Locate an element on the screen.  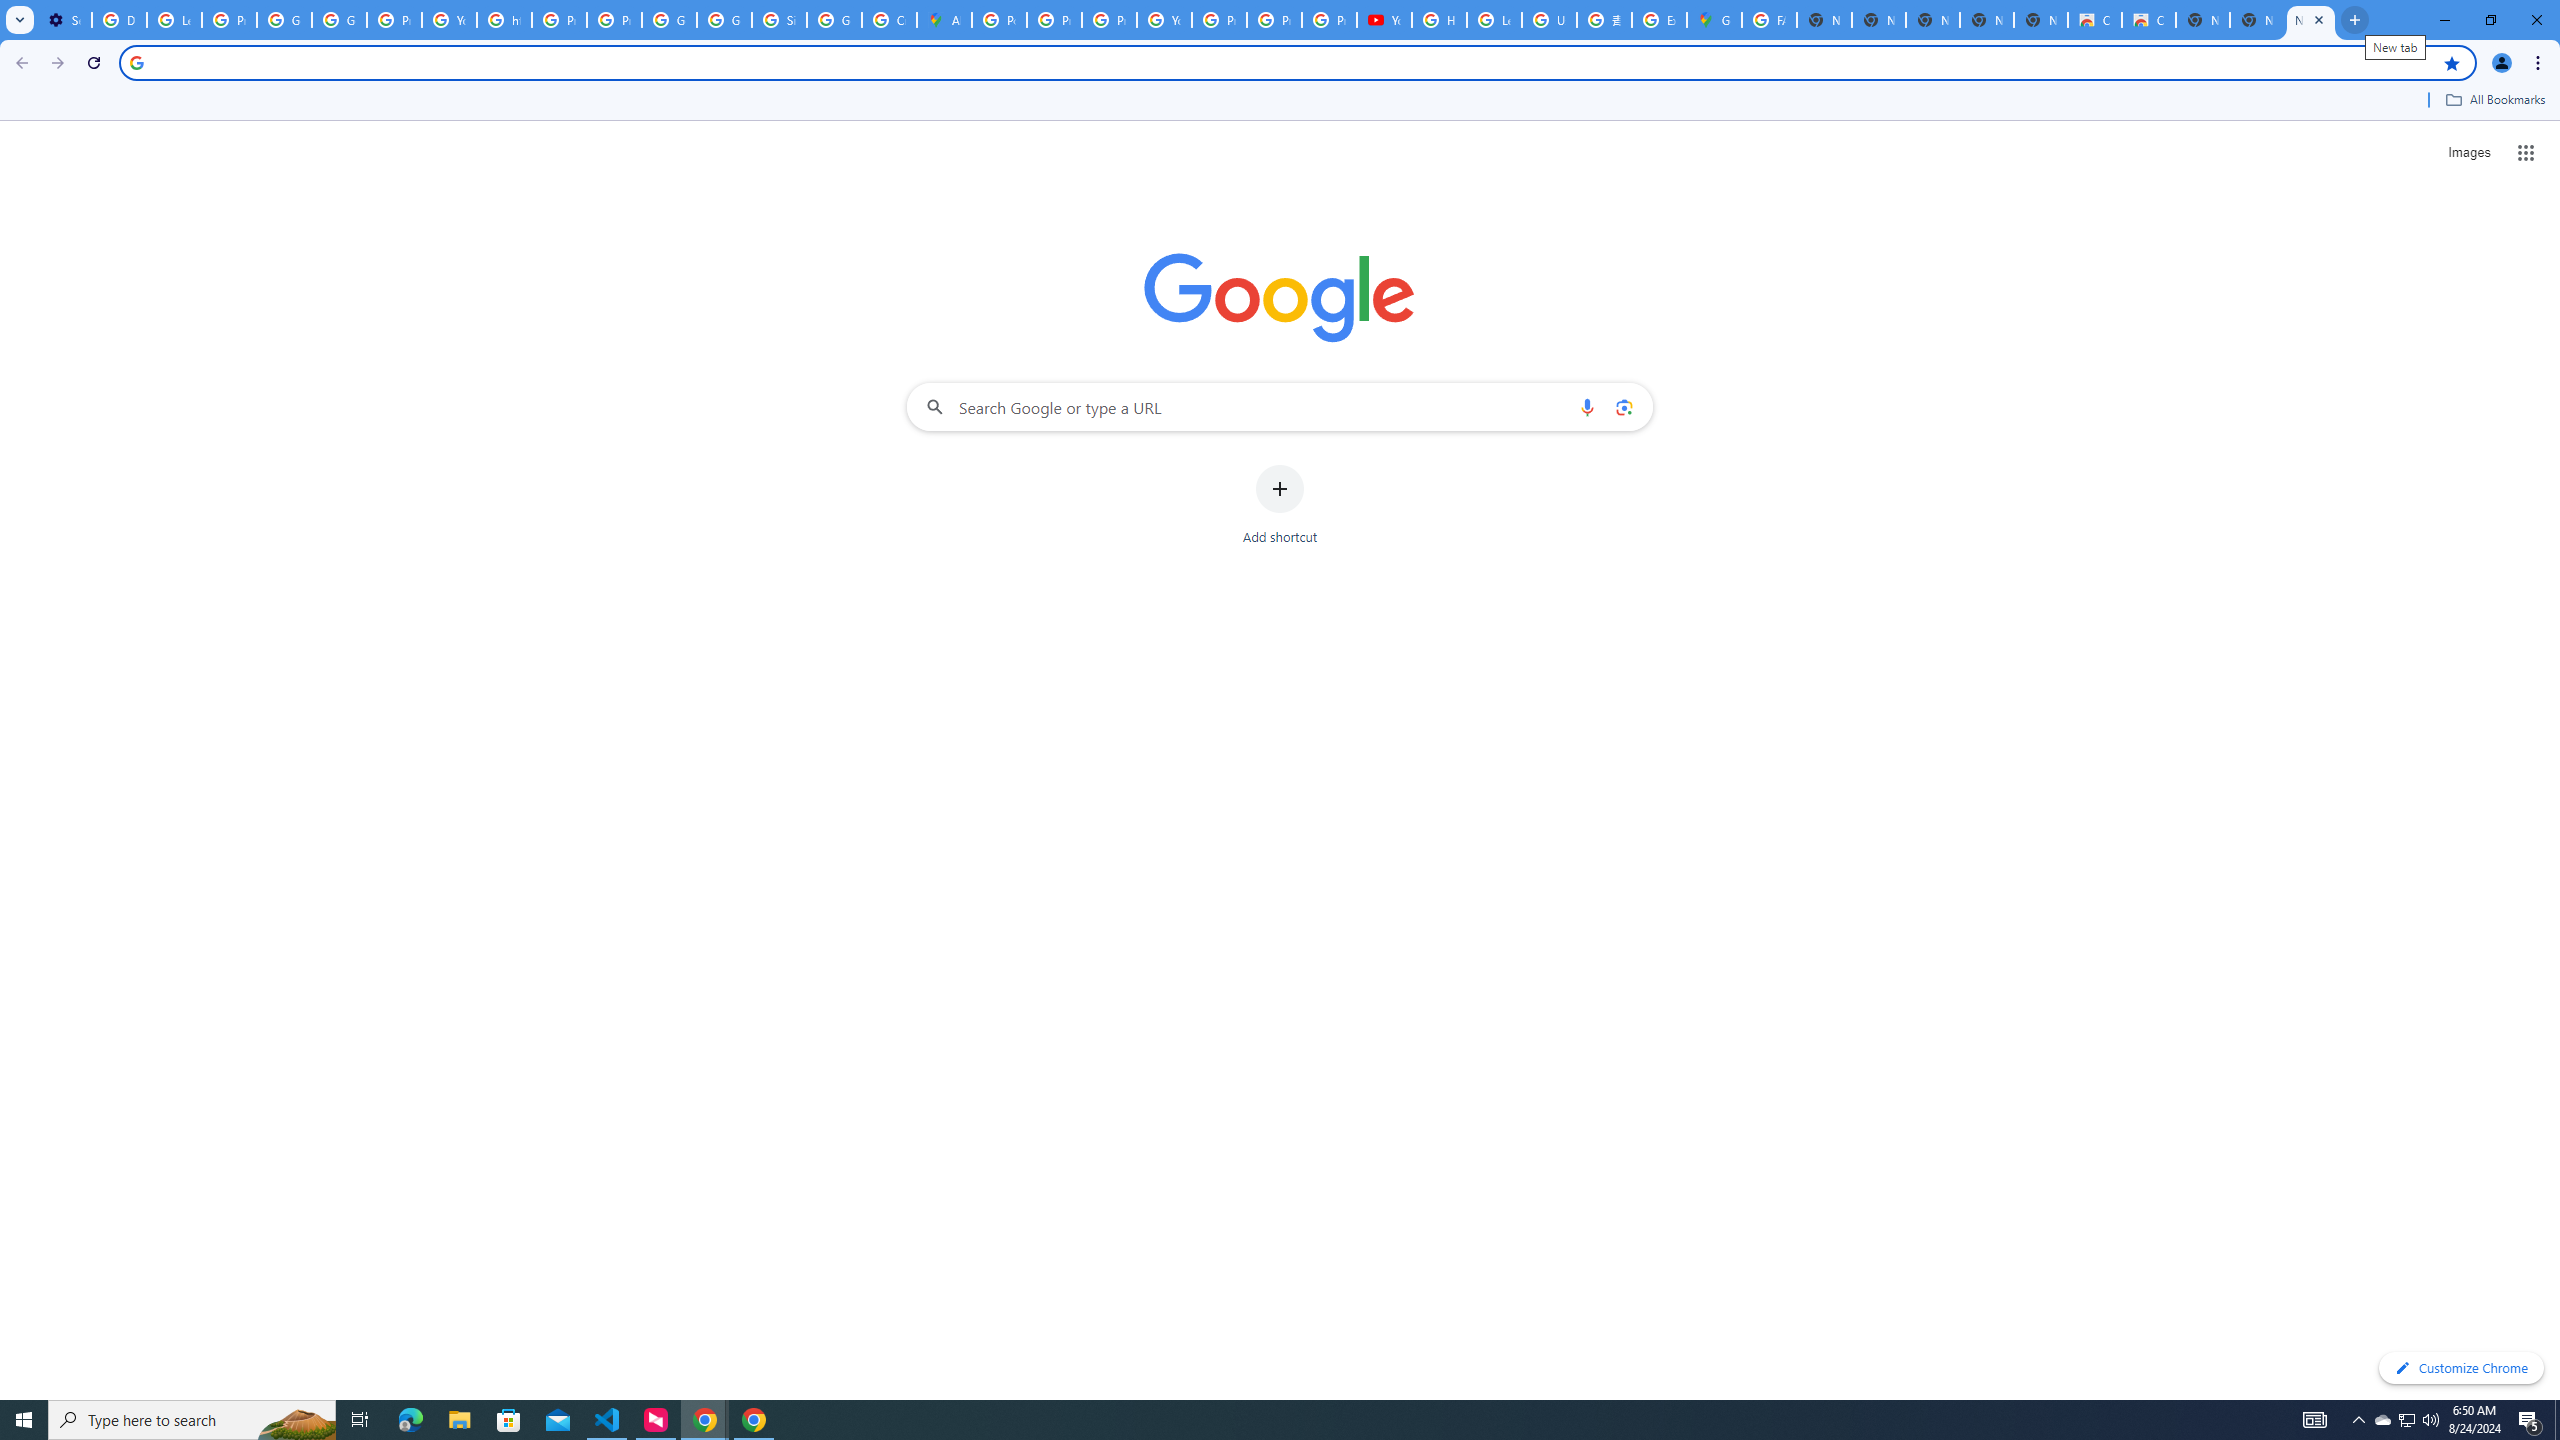
'New Tab' is located at coordinates (2311, 19).